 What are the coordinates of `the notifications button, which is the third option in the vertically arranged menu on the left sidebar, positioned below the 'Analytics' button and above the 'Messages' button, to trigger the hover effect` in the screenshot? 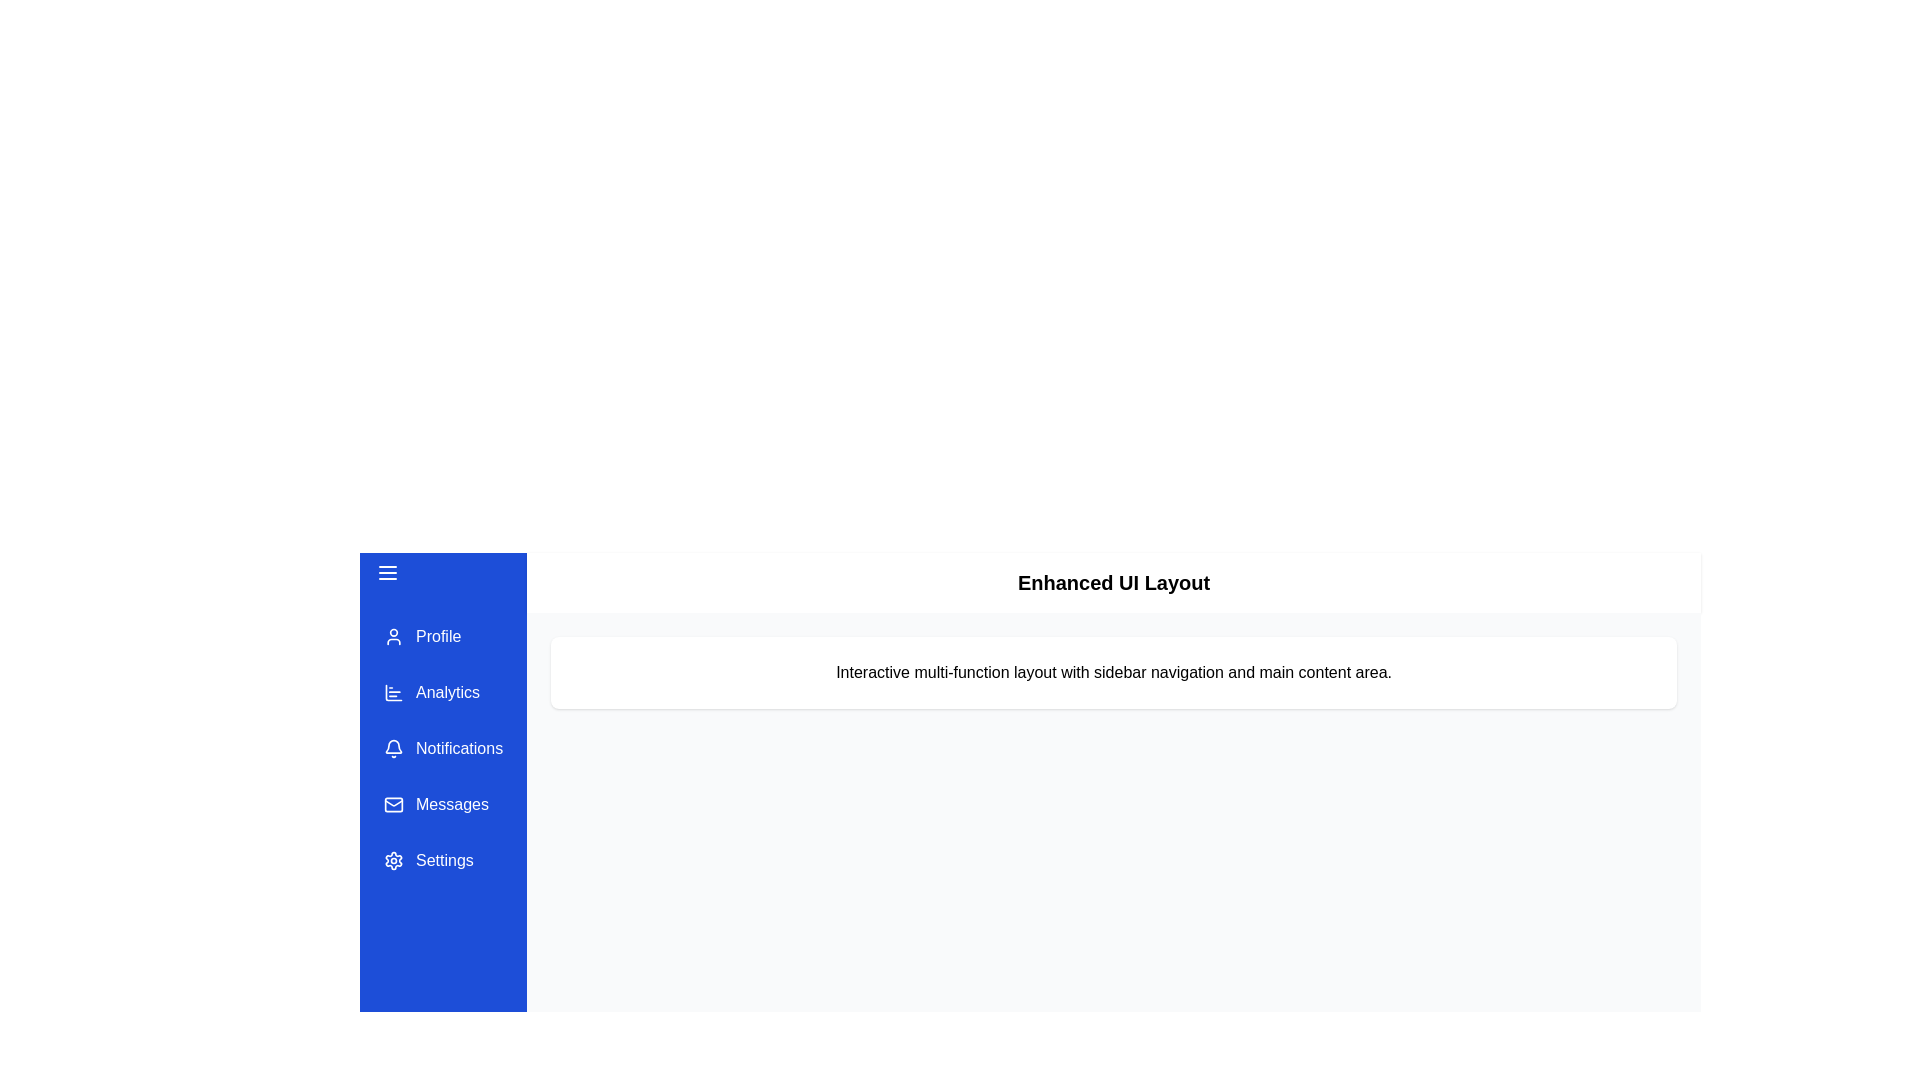 It's located at (442, 748).